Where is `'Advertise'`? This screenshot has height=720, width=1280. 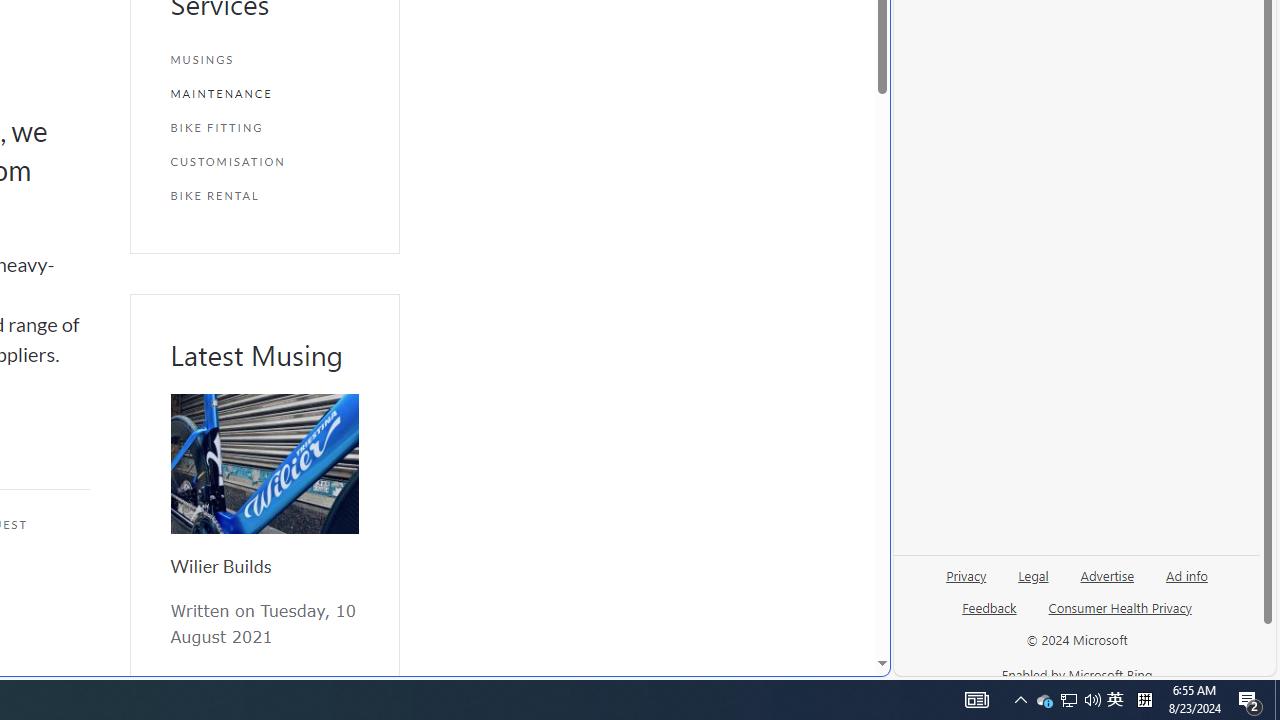
'Advertise' is located at coordinates (1106, 583).